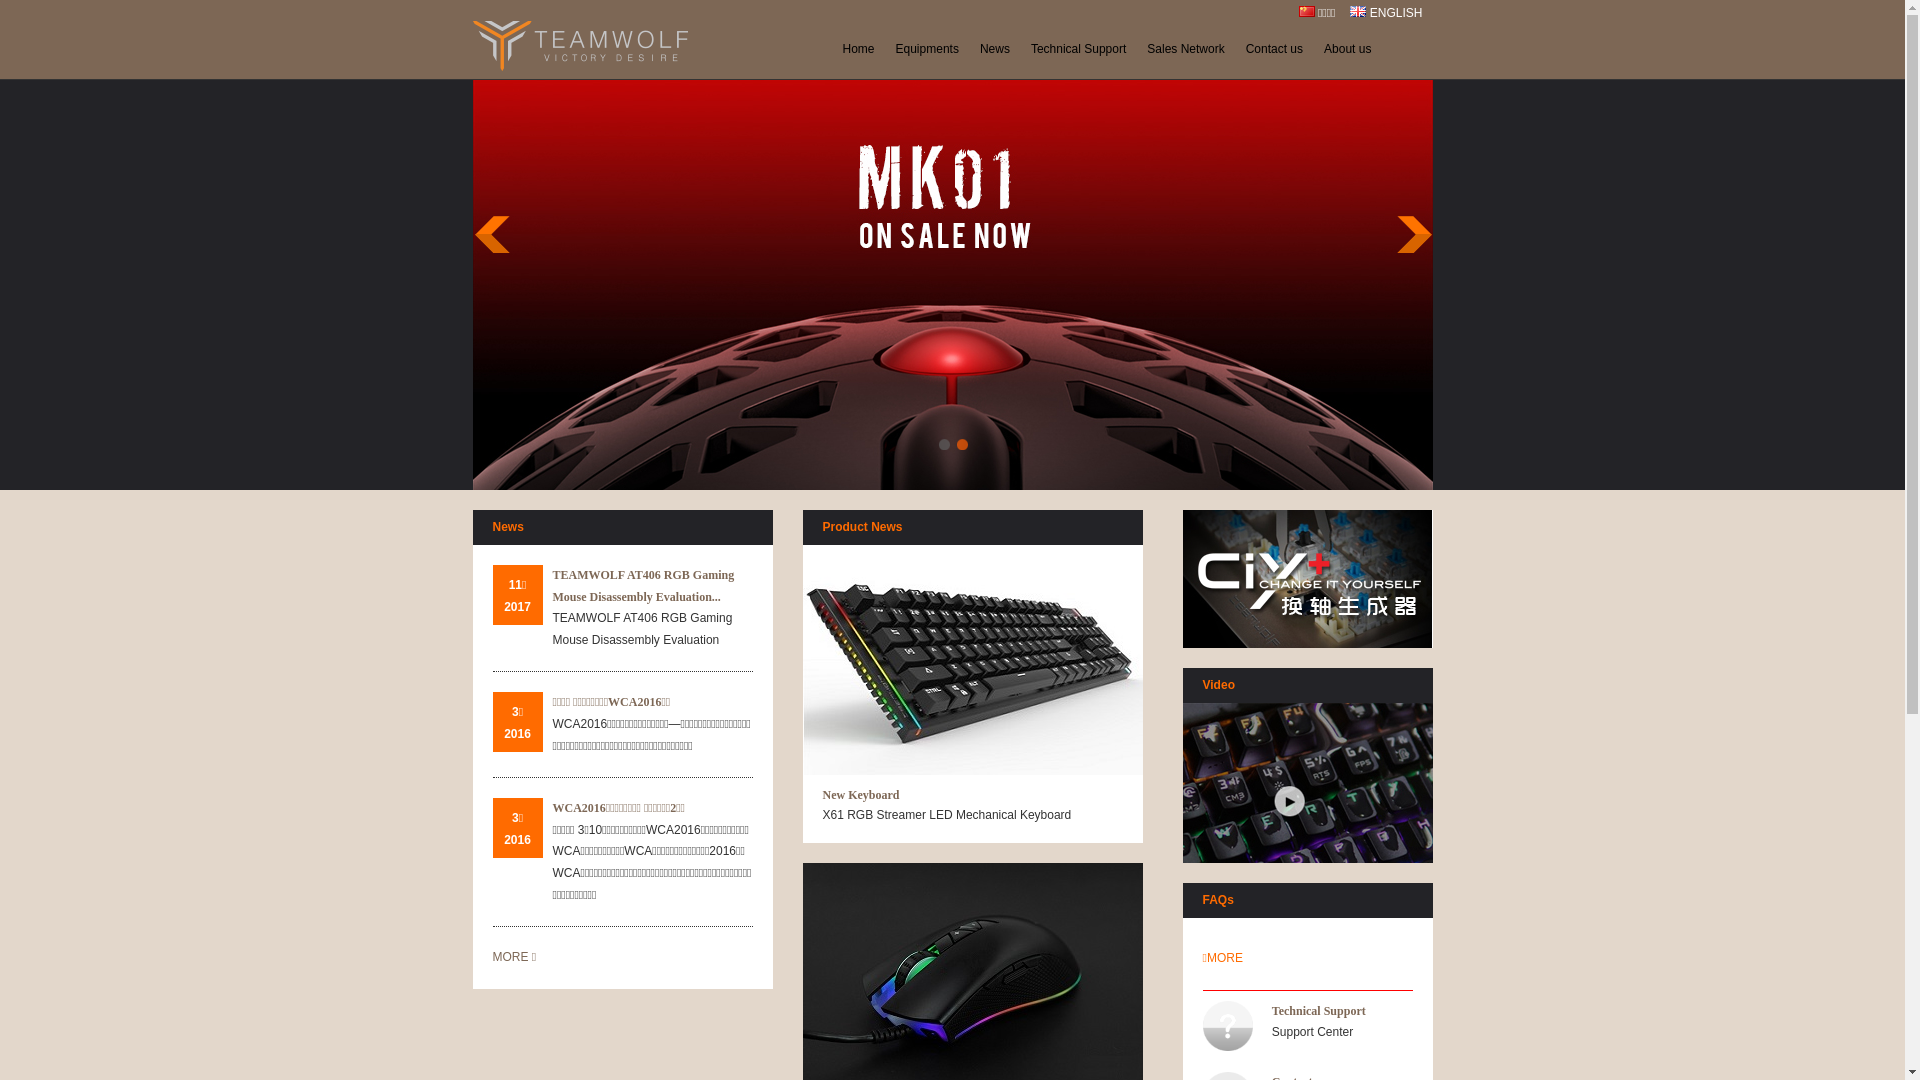 The image size is (1920, 1080). Describe the element at coordinates (969, 48) in the screenshot. I see `'News'` at that location.